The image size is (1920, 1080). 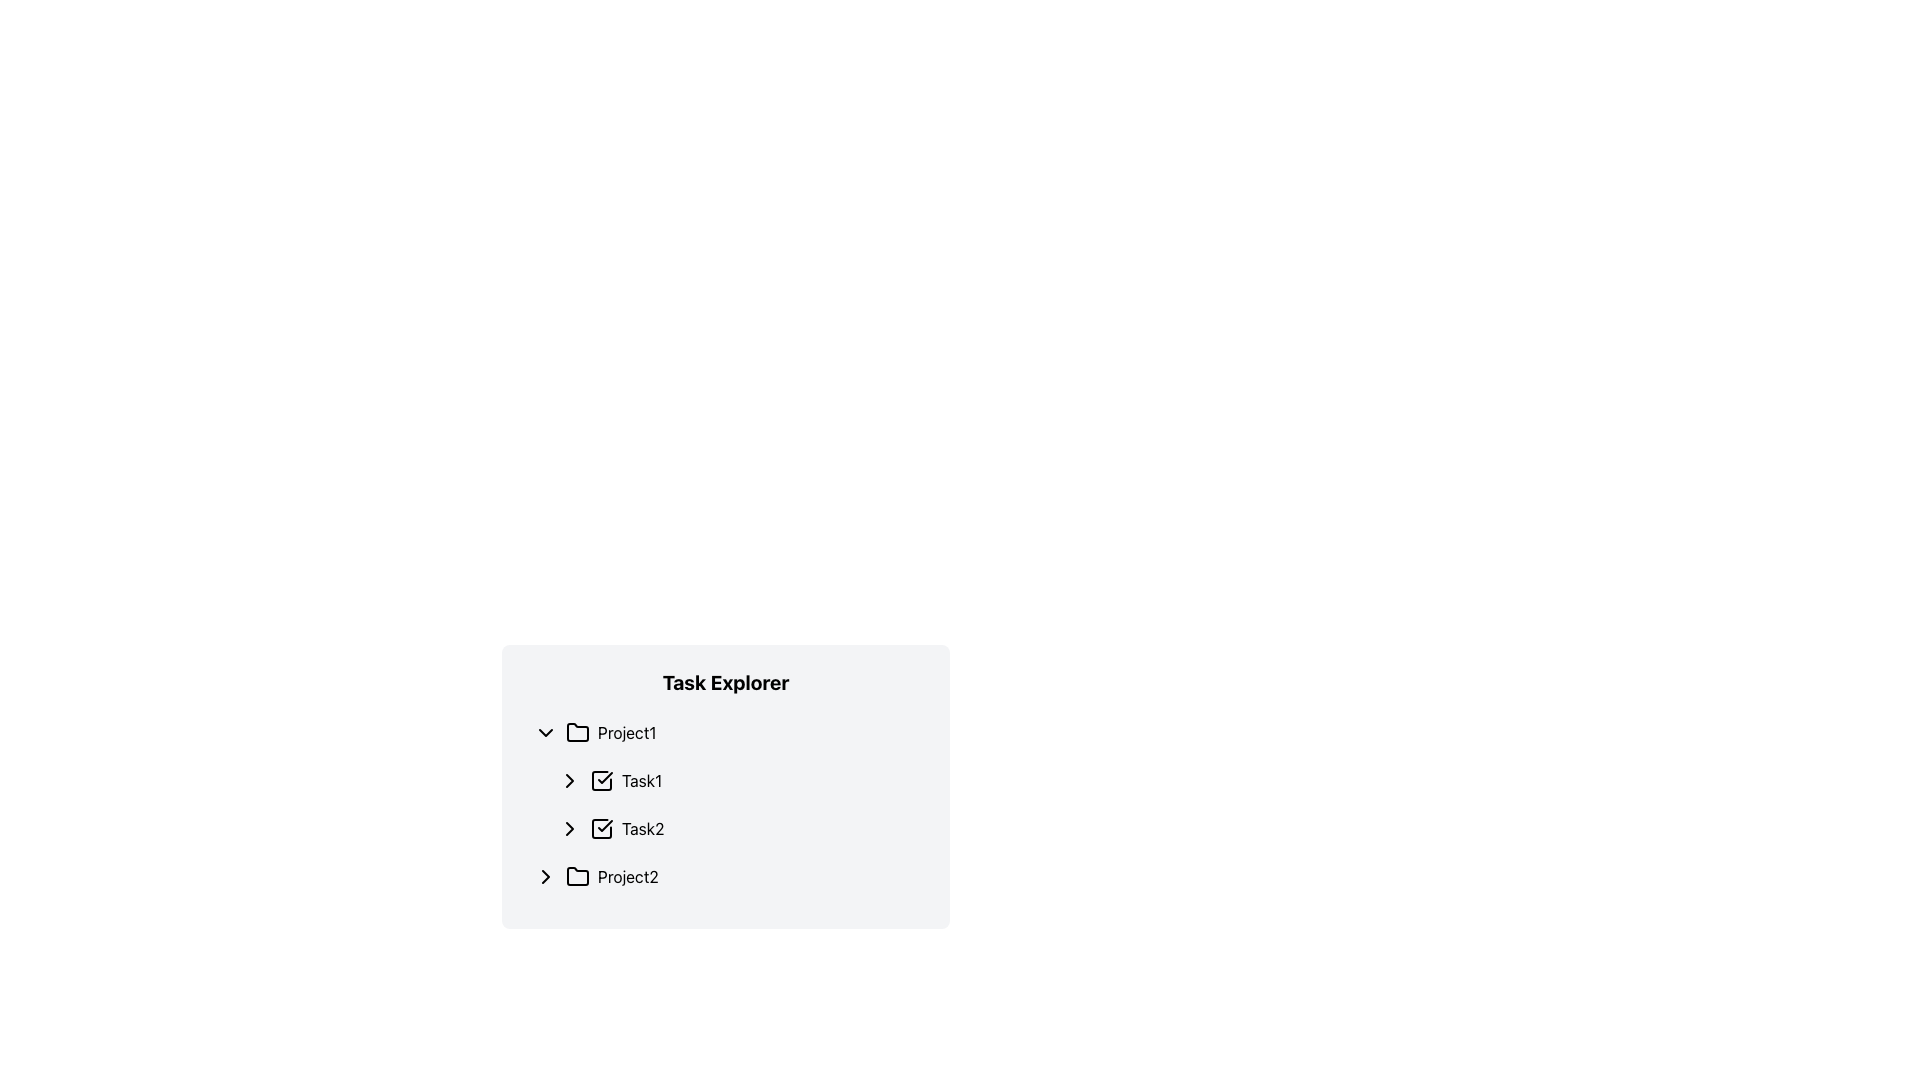 What do you see at coordinates (576, 875) in the screenshot?
I see `the folder icon that precedes the 'Project2' label in the list structure` at bounding box center [576, 875].